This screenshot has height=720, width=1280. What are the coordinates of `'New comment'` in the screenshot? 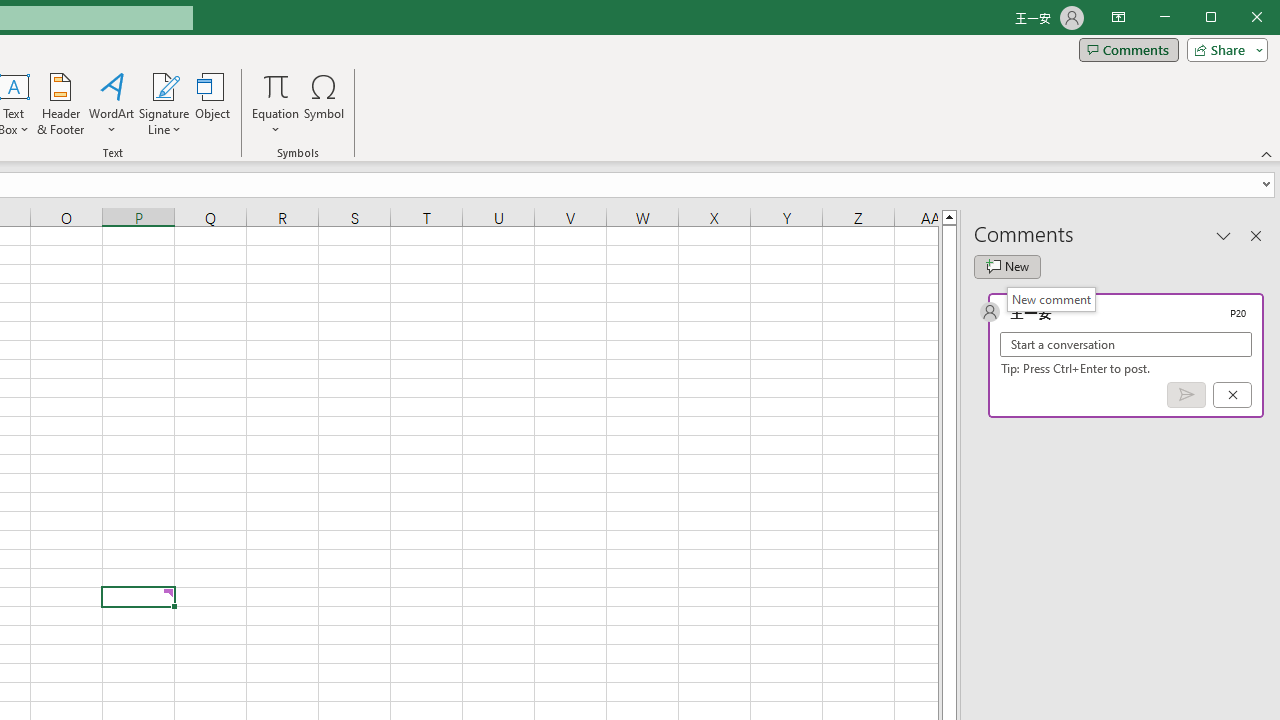 It's located at (1050, 299).